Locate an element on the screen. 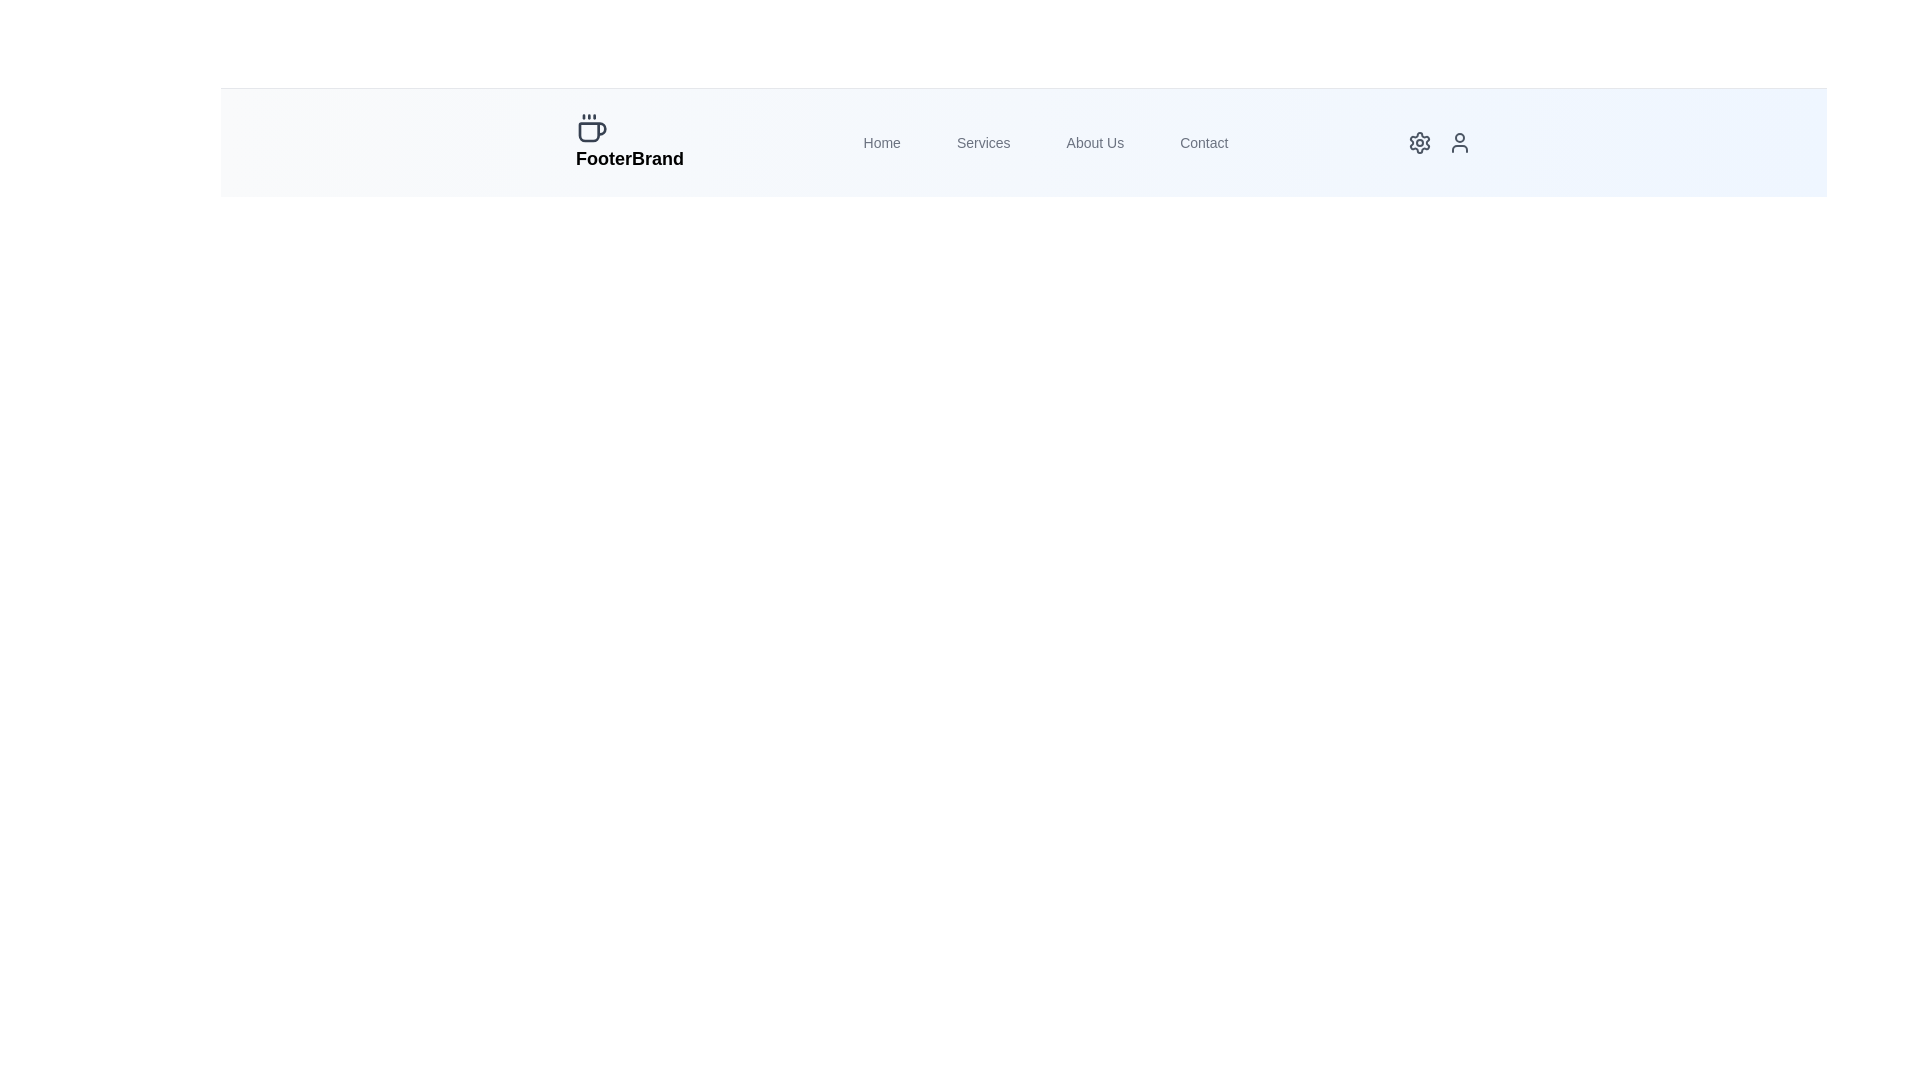 Image resolution: width=1920 pixels, height=1080 pixels. the settings icon is located at coordinates (1419, 141).